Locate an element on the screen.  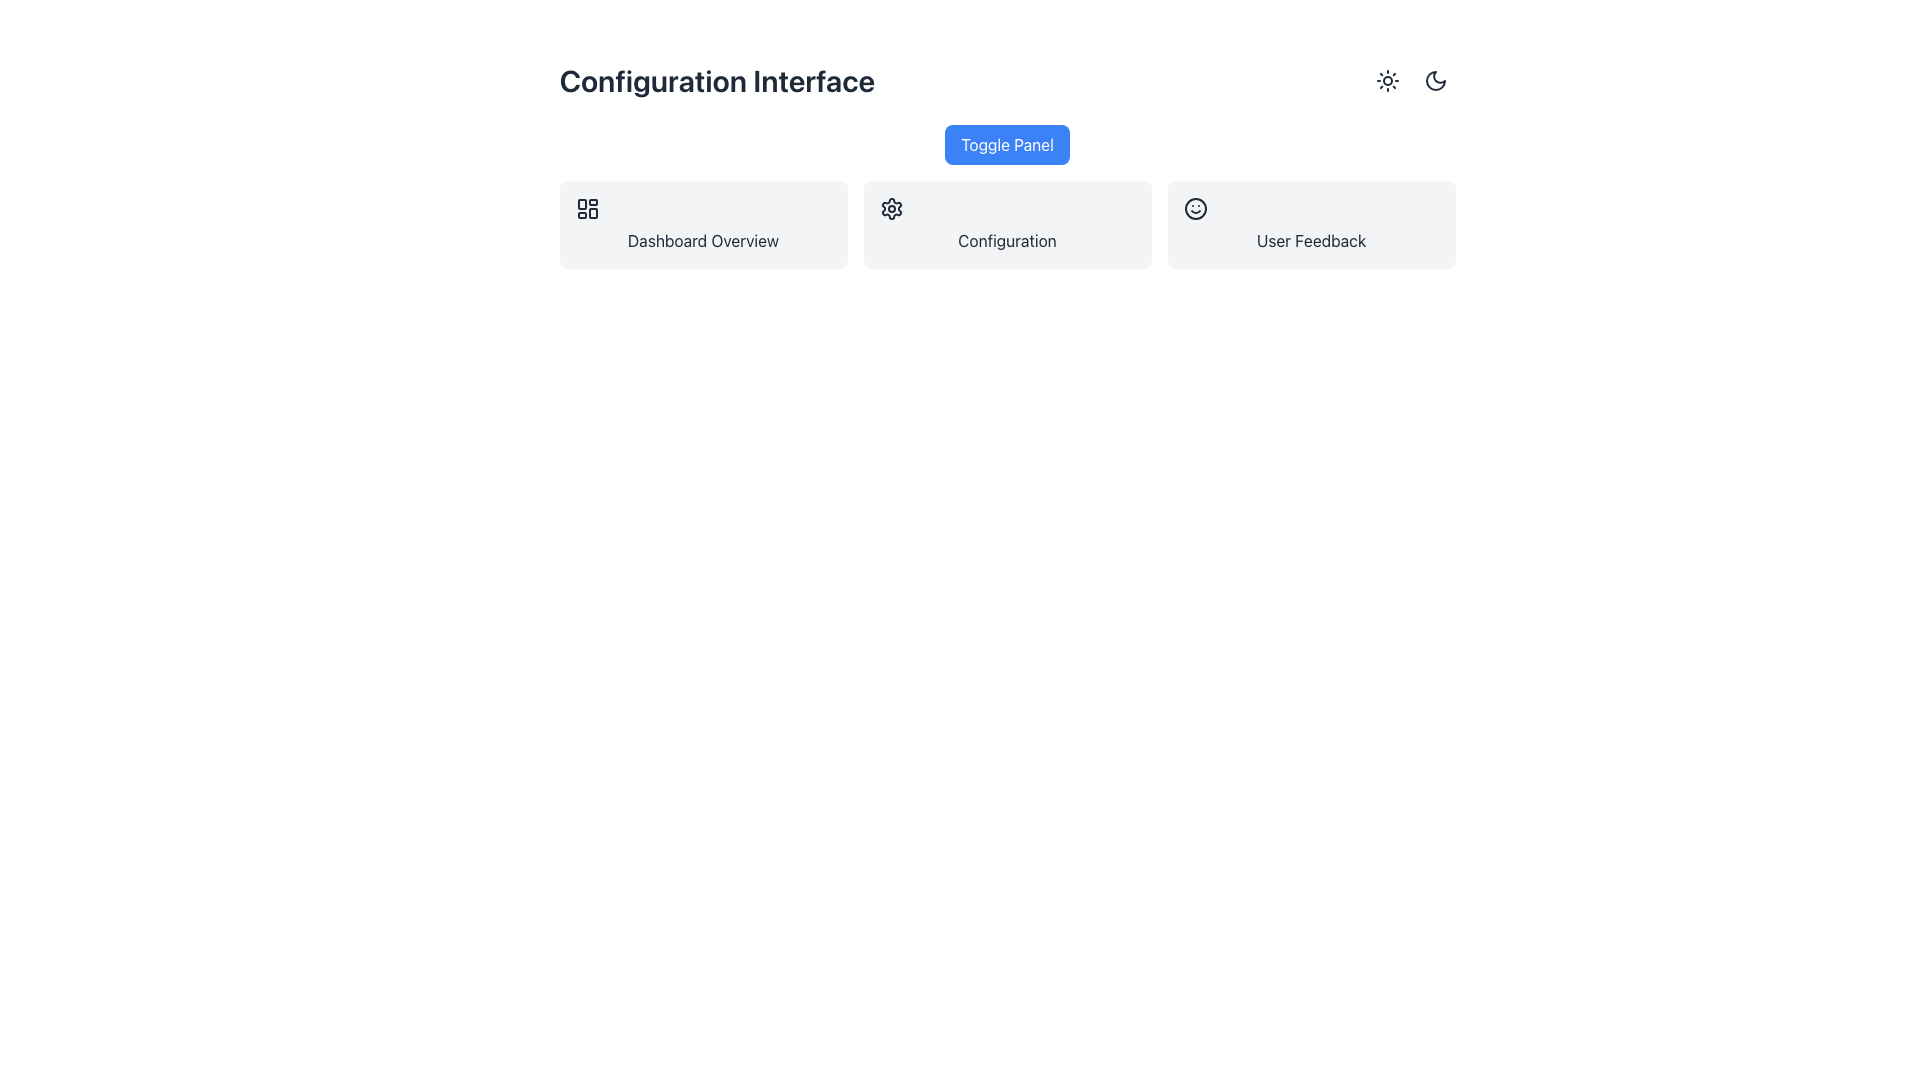
the sun-shaped icon in the top-right corner representing light mode is located at coordinates (1386, 80).